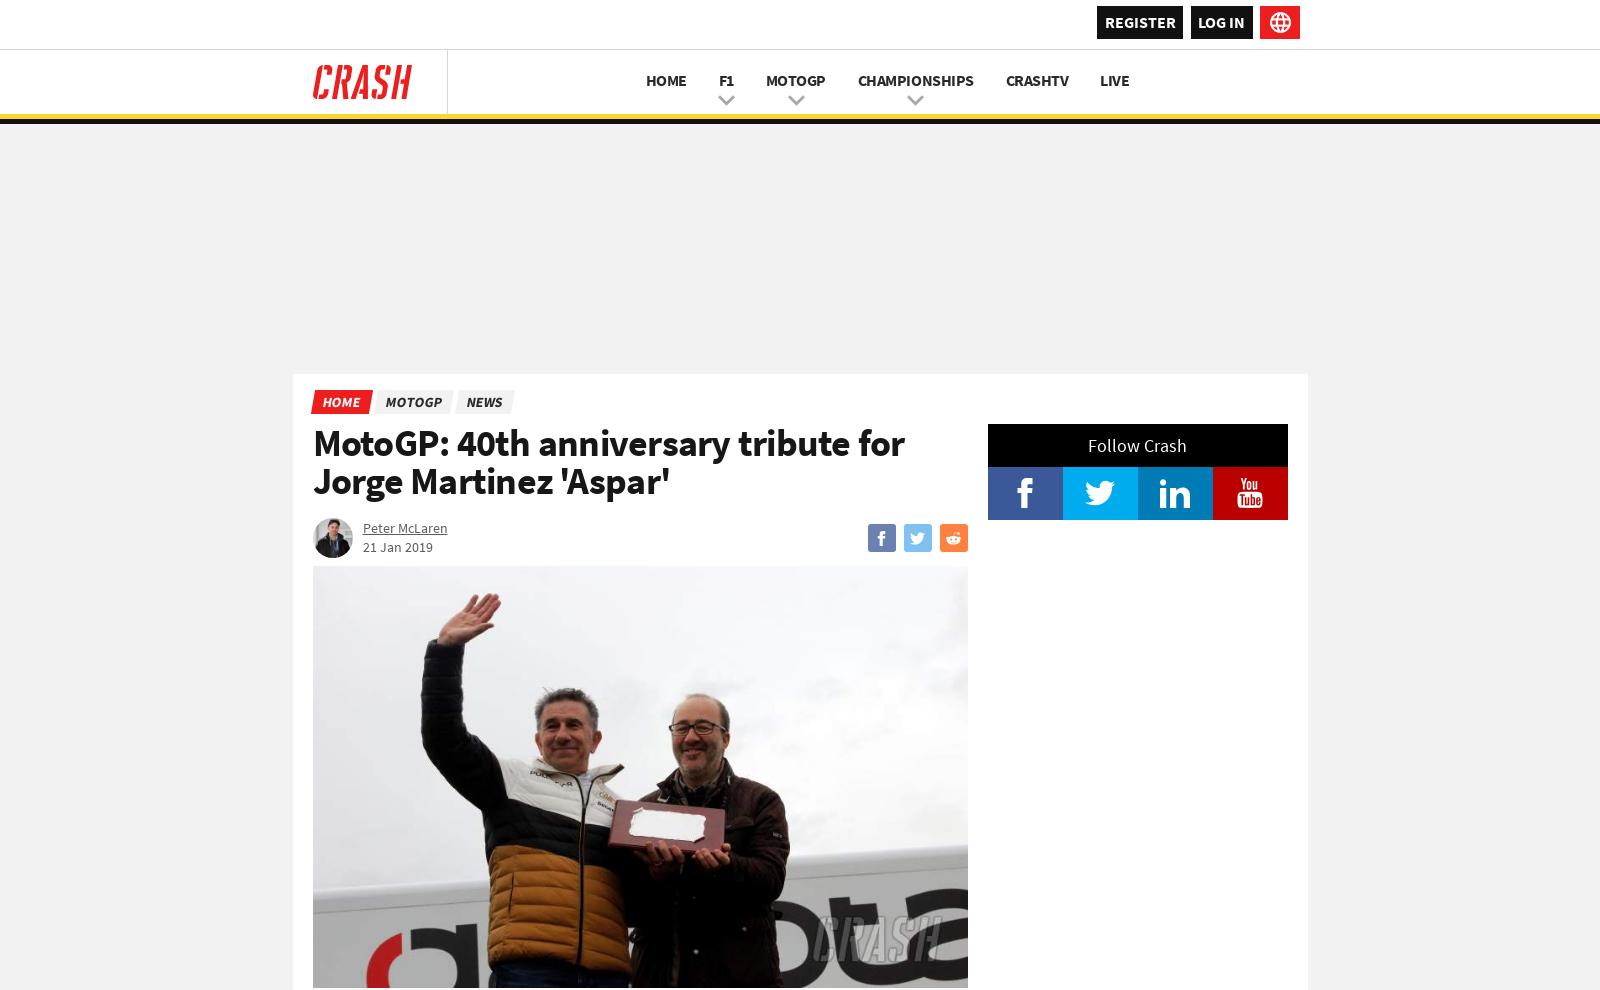  Describe the element at coordinates (608, 461) in the screenshot. I see `'MotoGP: 40th anniversary tribute for Jorge Martinez 'Aspar''` at that location.